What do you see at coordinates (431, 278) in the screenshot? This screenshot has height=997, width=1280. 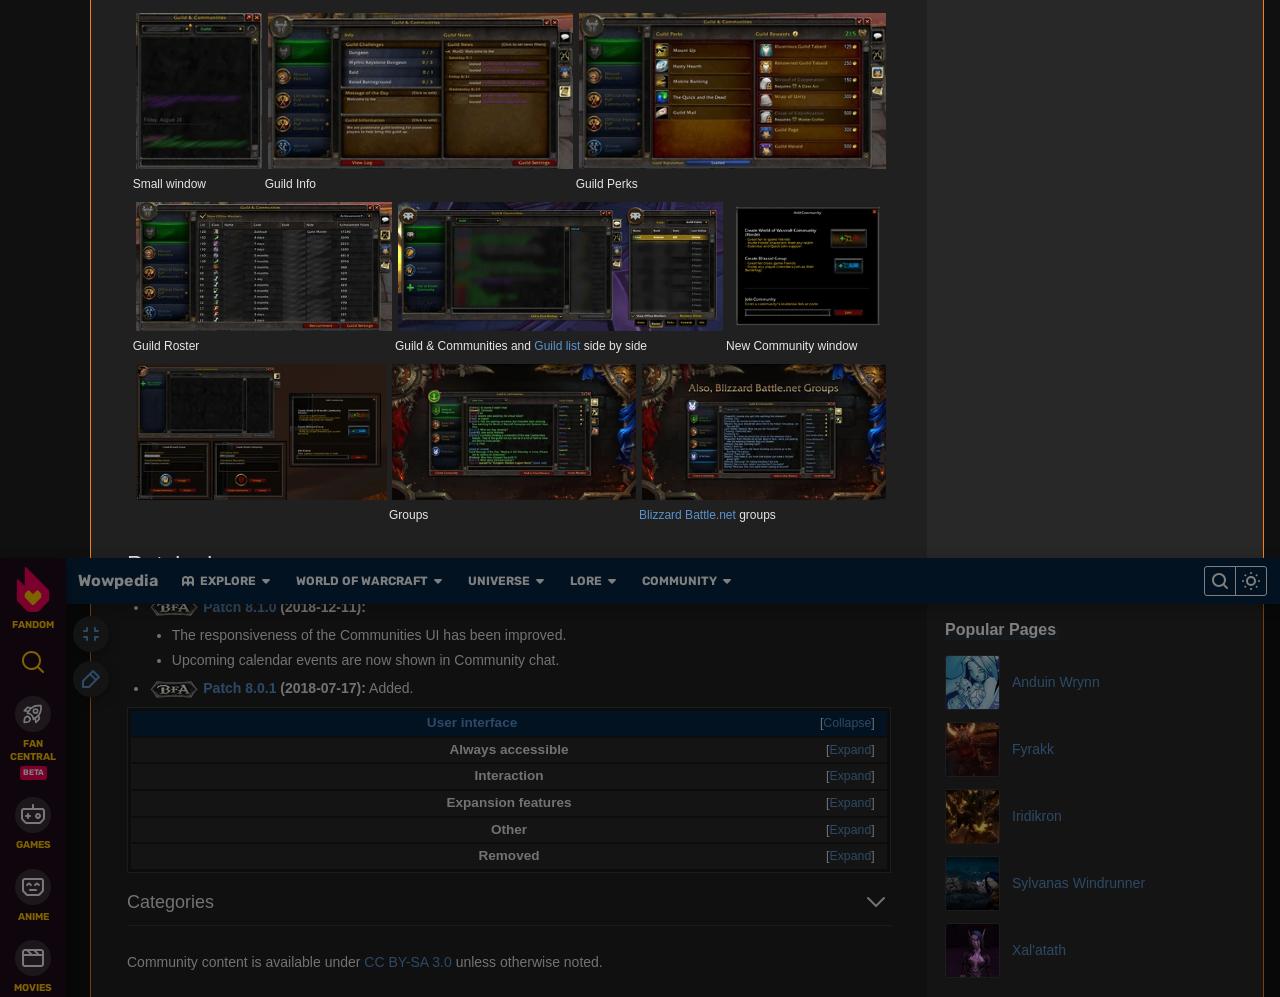 I see `'Local Sitemap'` at bounding box center [431, 278].